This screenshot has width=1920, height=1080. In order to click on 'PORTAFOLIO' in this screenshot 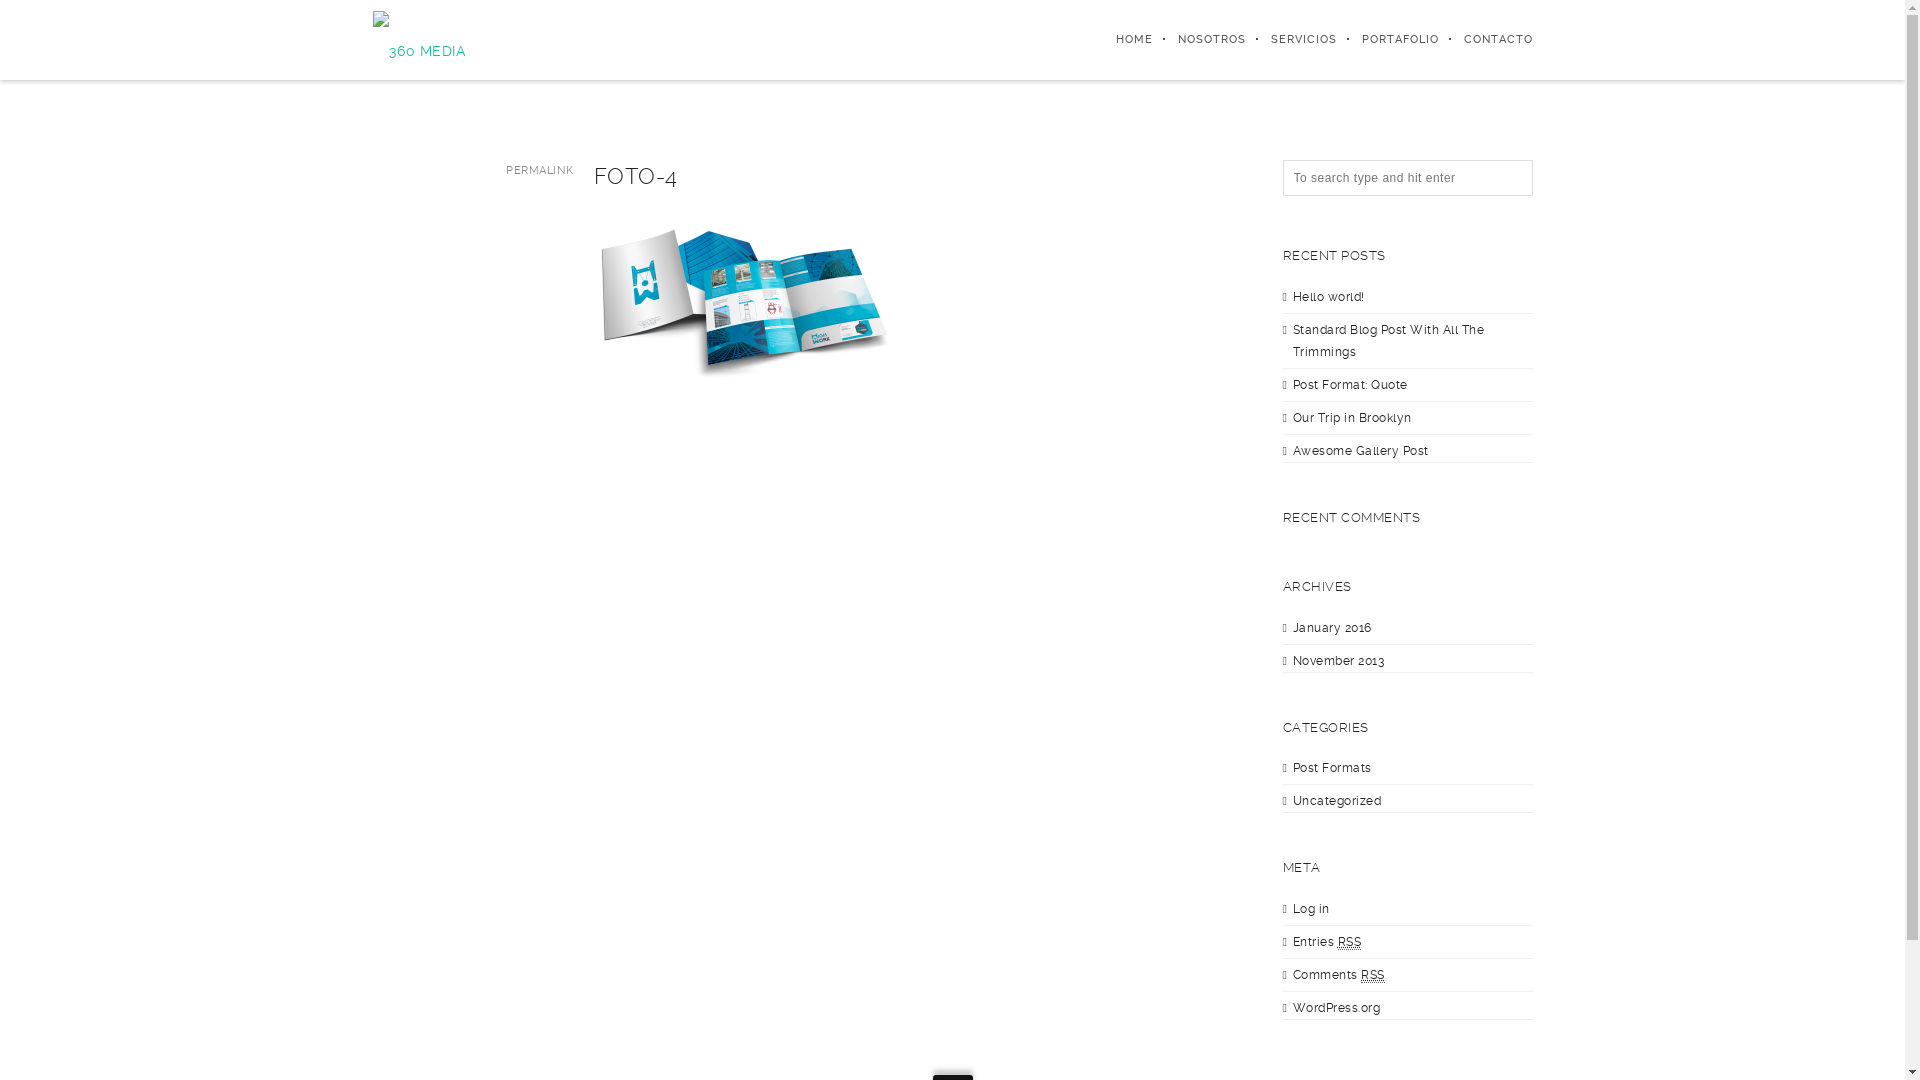, I will do `click(1335, 39)`.